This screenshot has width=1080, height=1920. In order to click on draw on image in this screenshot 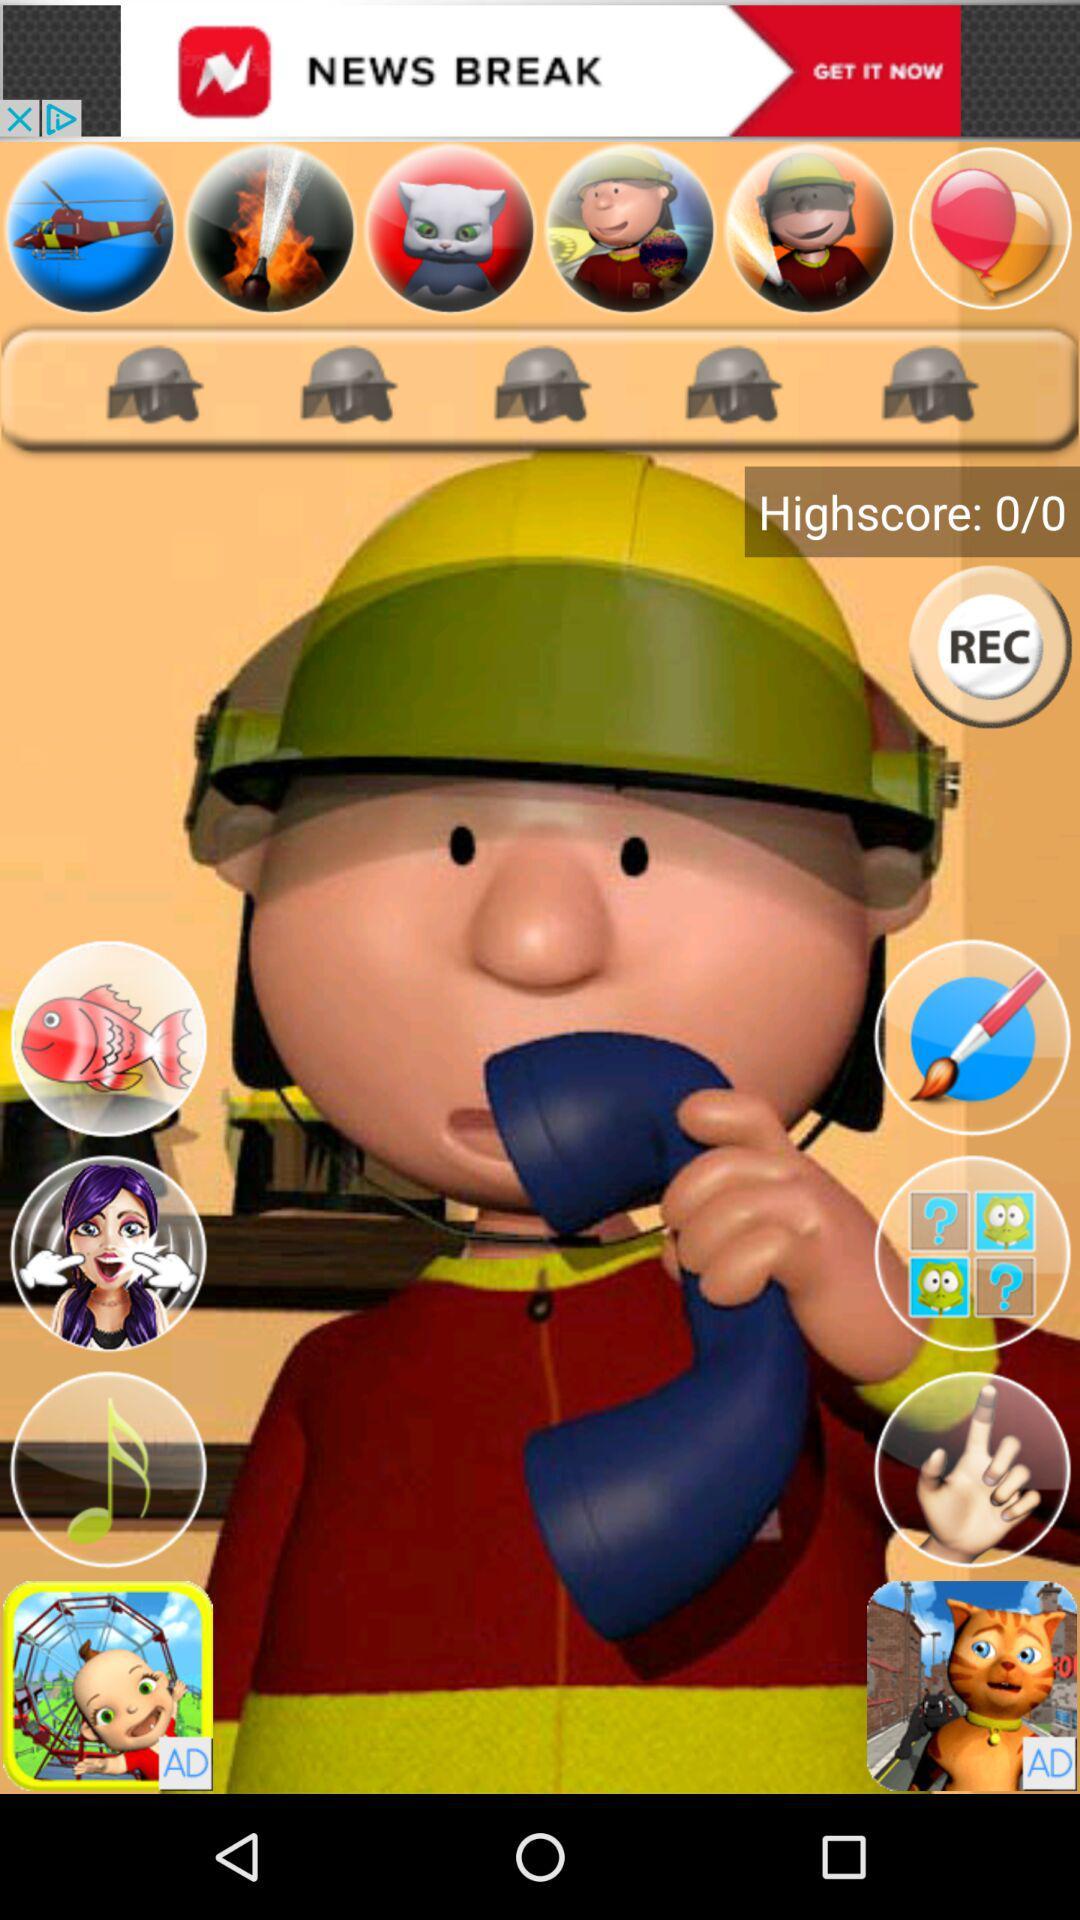, I will do `click(971, 1037)`.